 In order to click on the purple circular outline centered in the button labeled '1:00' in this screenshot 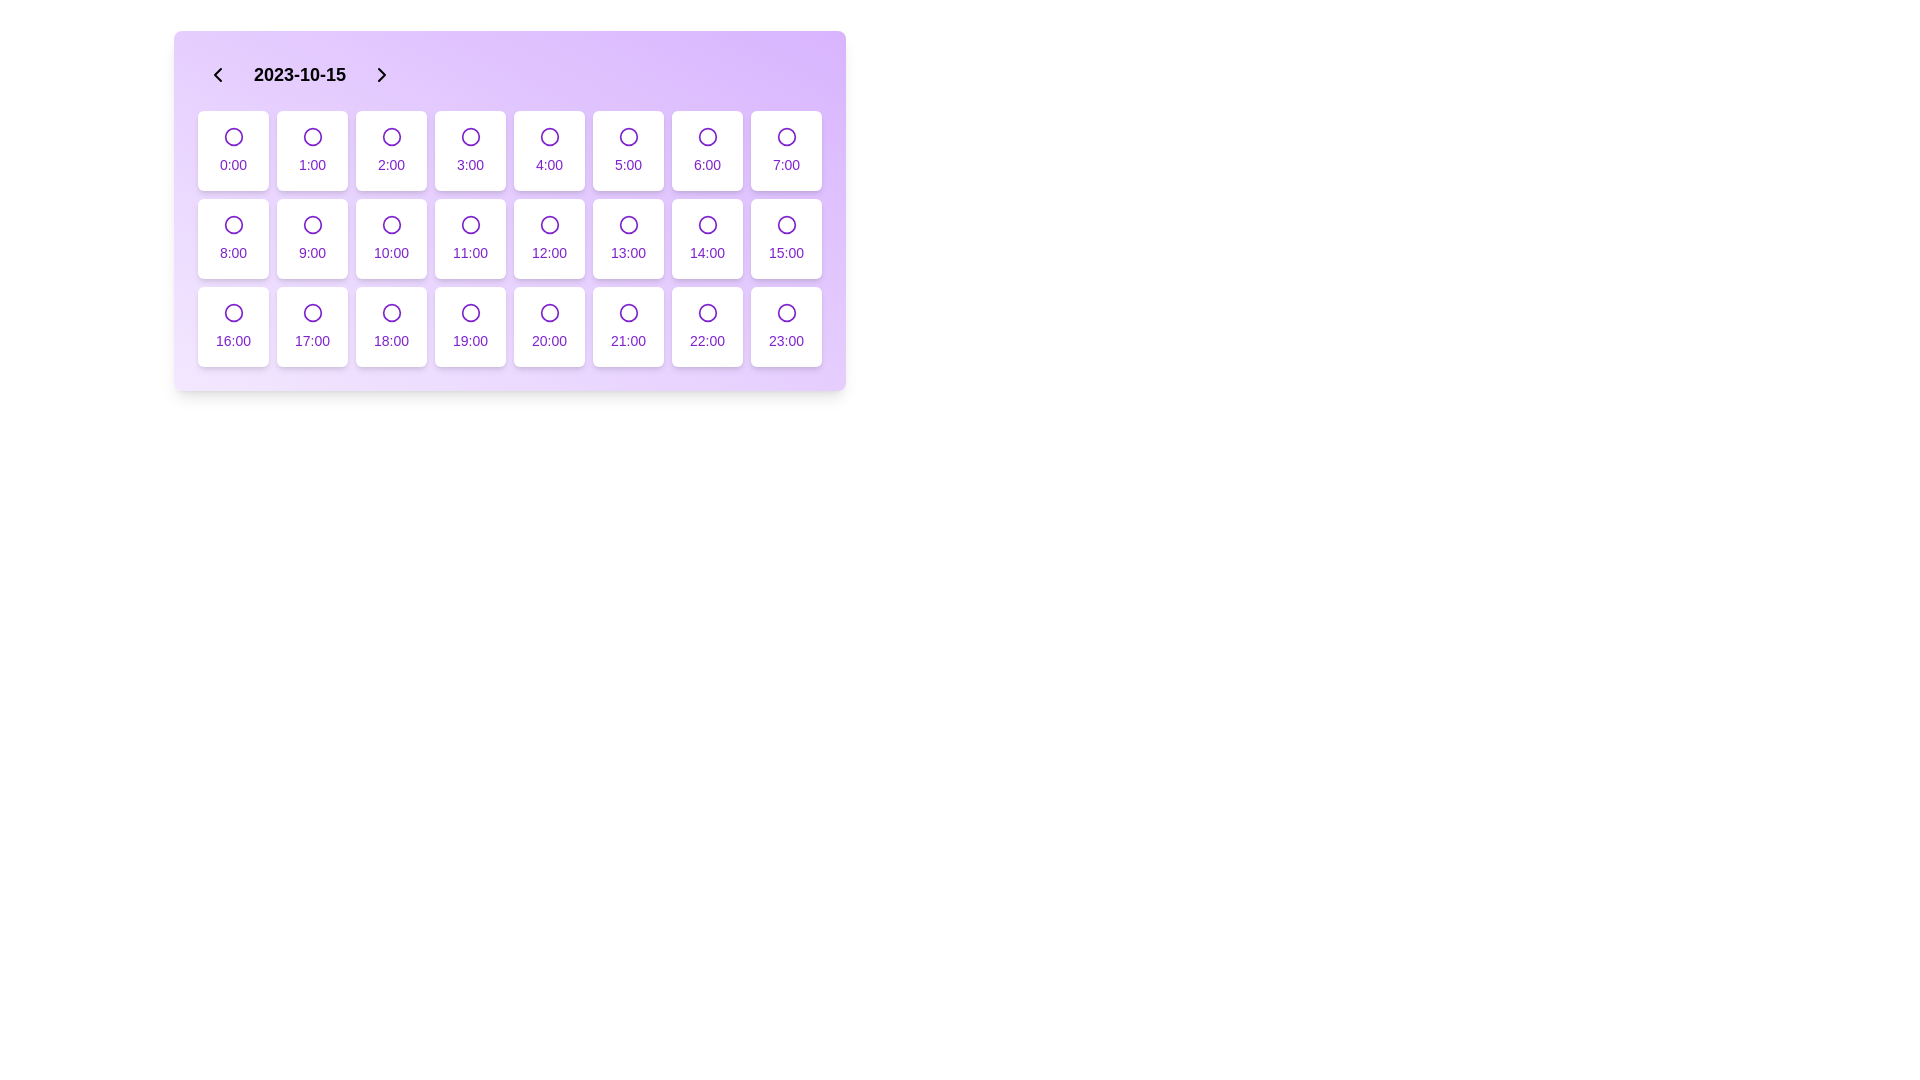, I will do `click(311, 136)`.